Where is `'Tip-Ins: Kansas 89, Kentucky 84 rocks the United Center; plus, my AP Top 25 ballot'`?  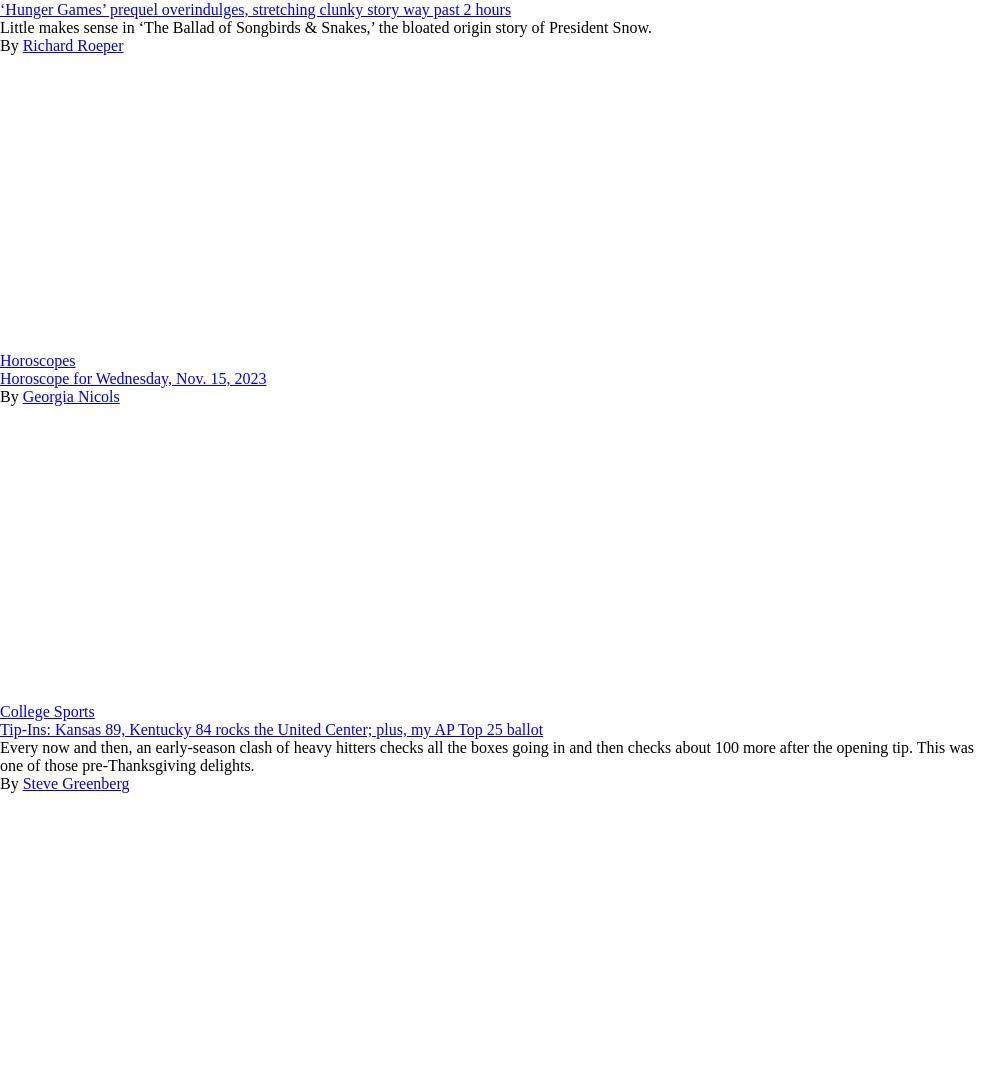 'Tip-Ins: Kansas 89, Kentucky 84 rocks the United Center; plus, my AP Top 25 ballot' is located at coordinates (271, 729).